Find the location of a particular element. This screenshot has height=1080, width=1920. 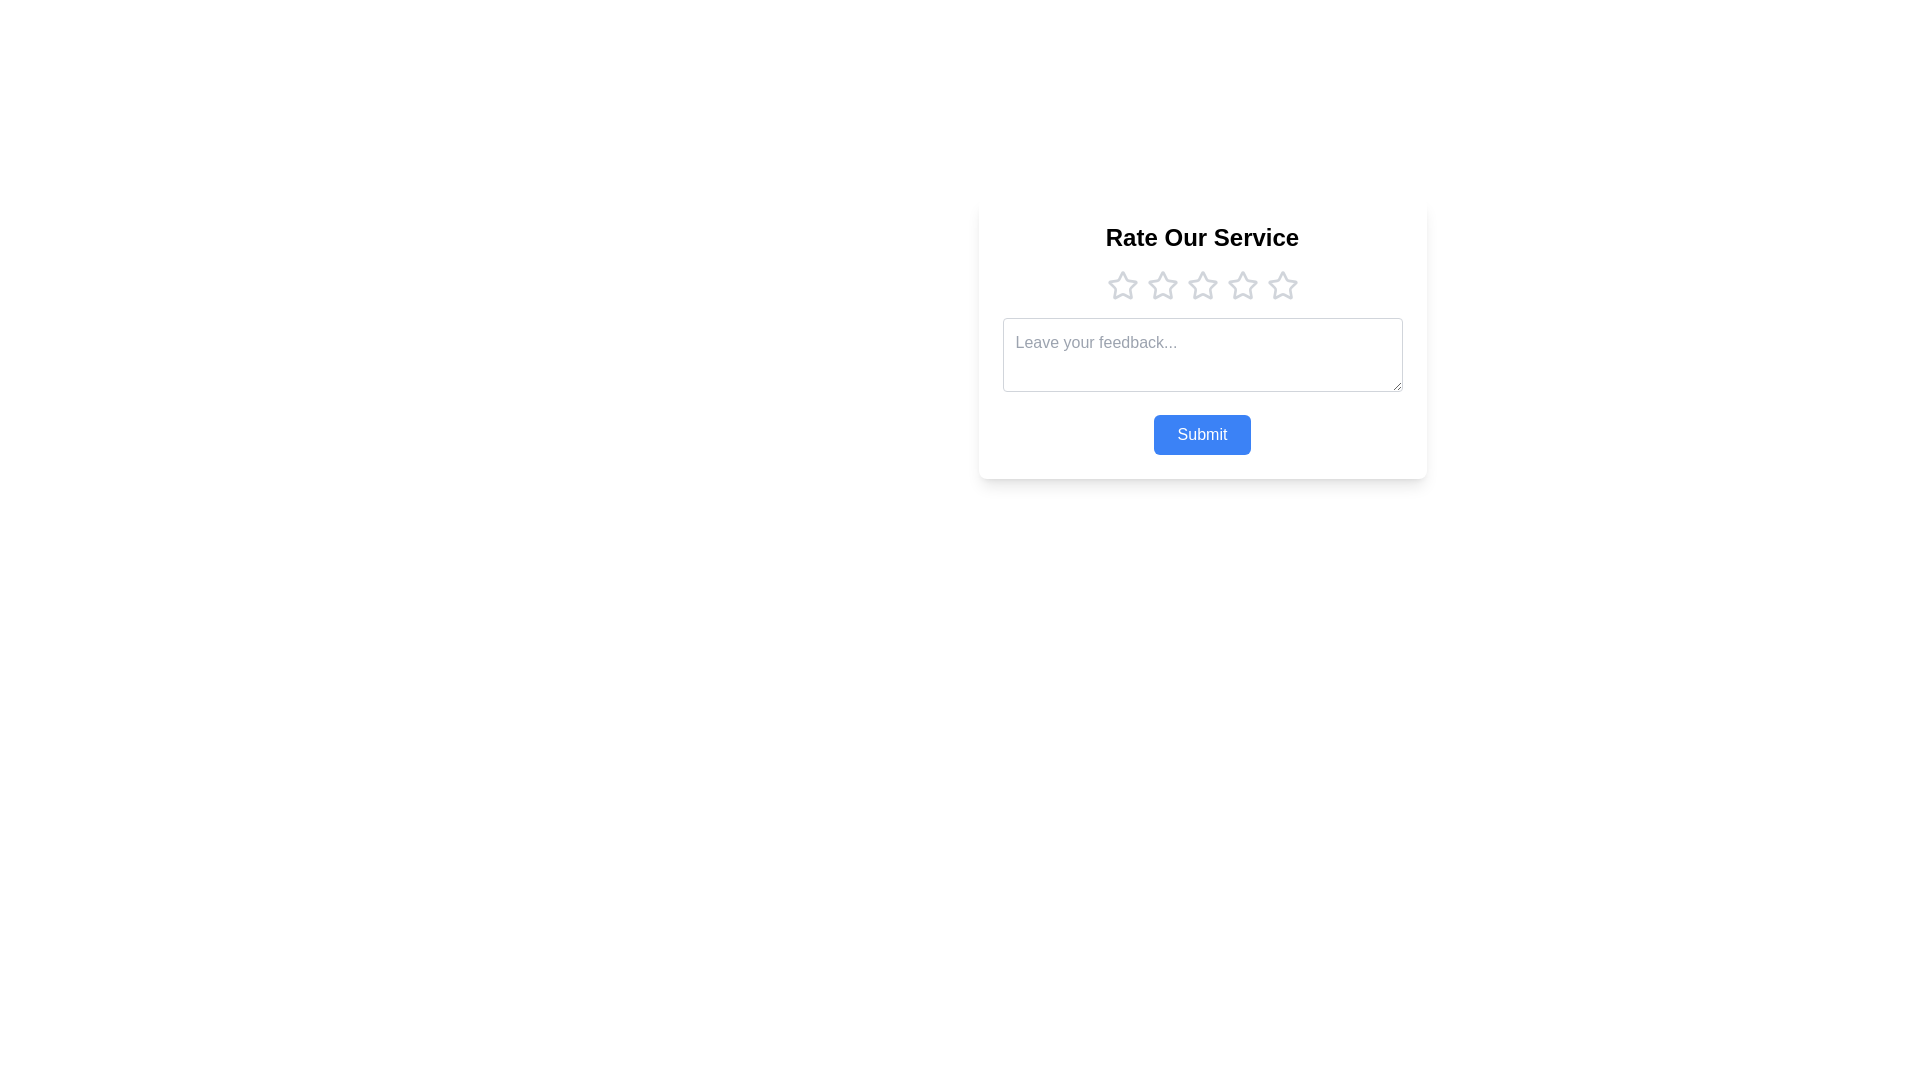

the second star rating icon located below the 'Rate Our Service' heading is located at coordinates (1162, 285).